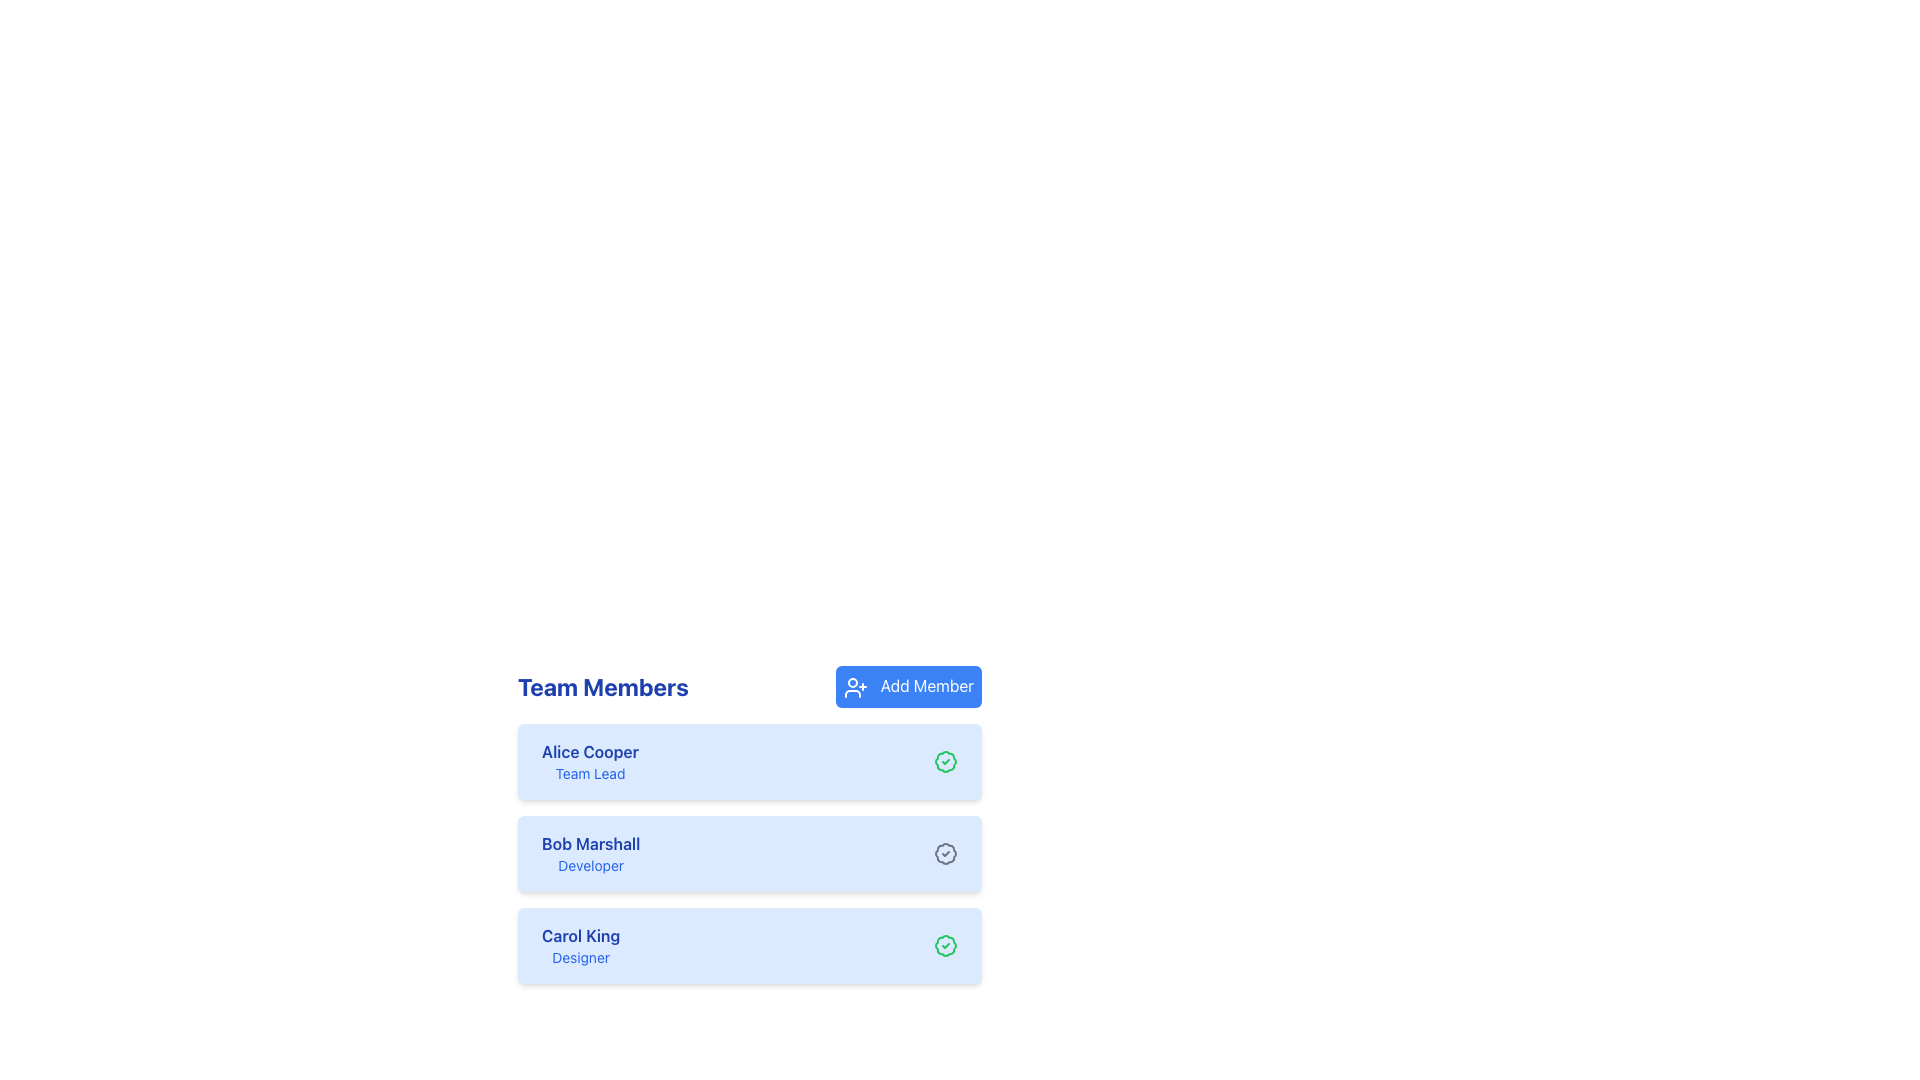 This screenshot has height=1080, width=1920. I want to click on the text label that identifies Bob Marshall as a Developer, located in the center of the second card under the 'Team Members' heading, so click(590, 853).